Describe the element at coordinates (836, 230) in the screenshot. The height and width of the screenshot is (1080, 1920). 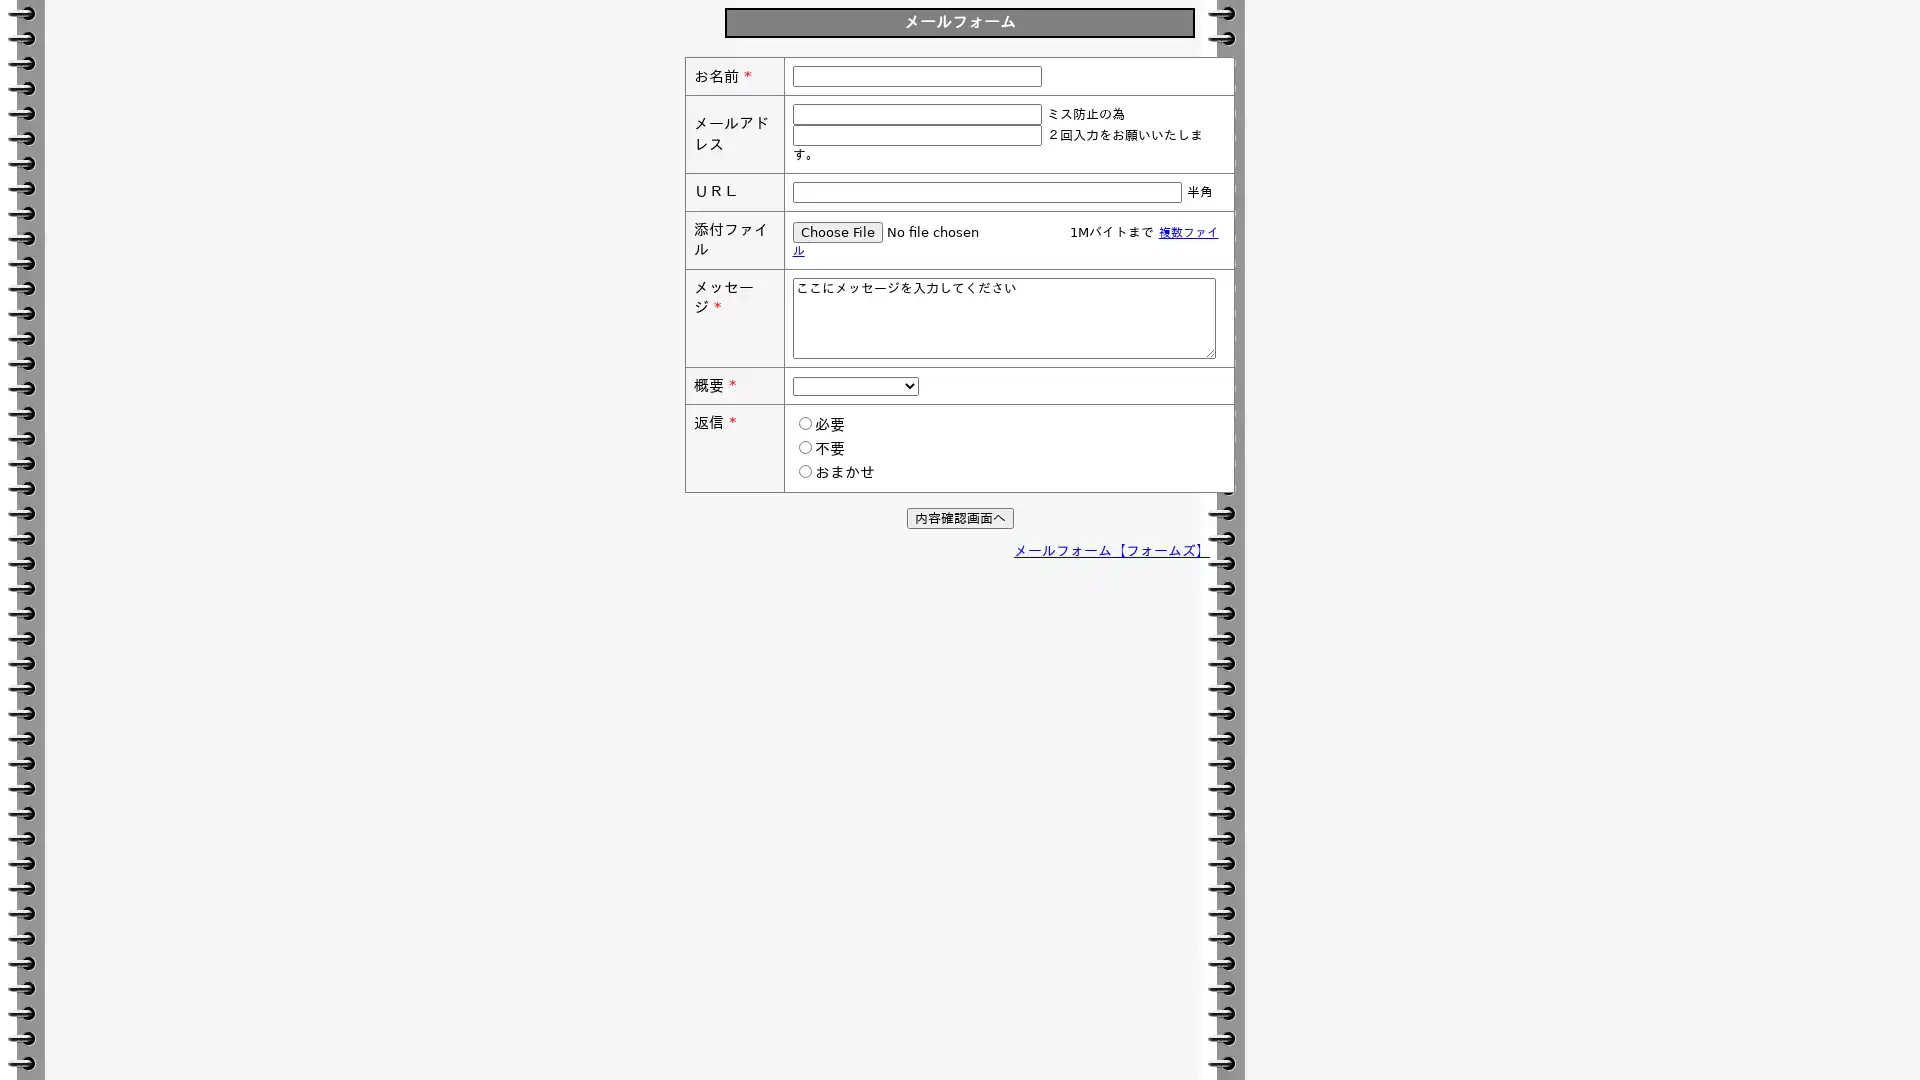
I see `Choose File` at that location.